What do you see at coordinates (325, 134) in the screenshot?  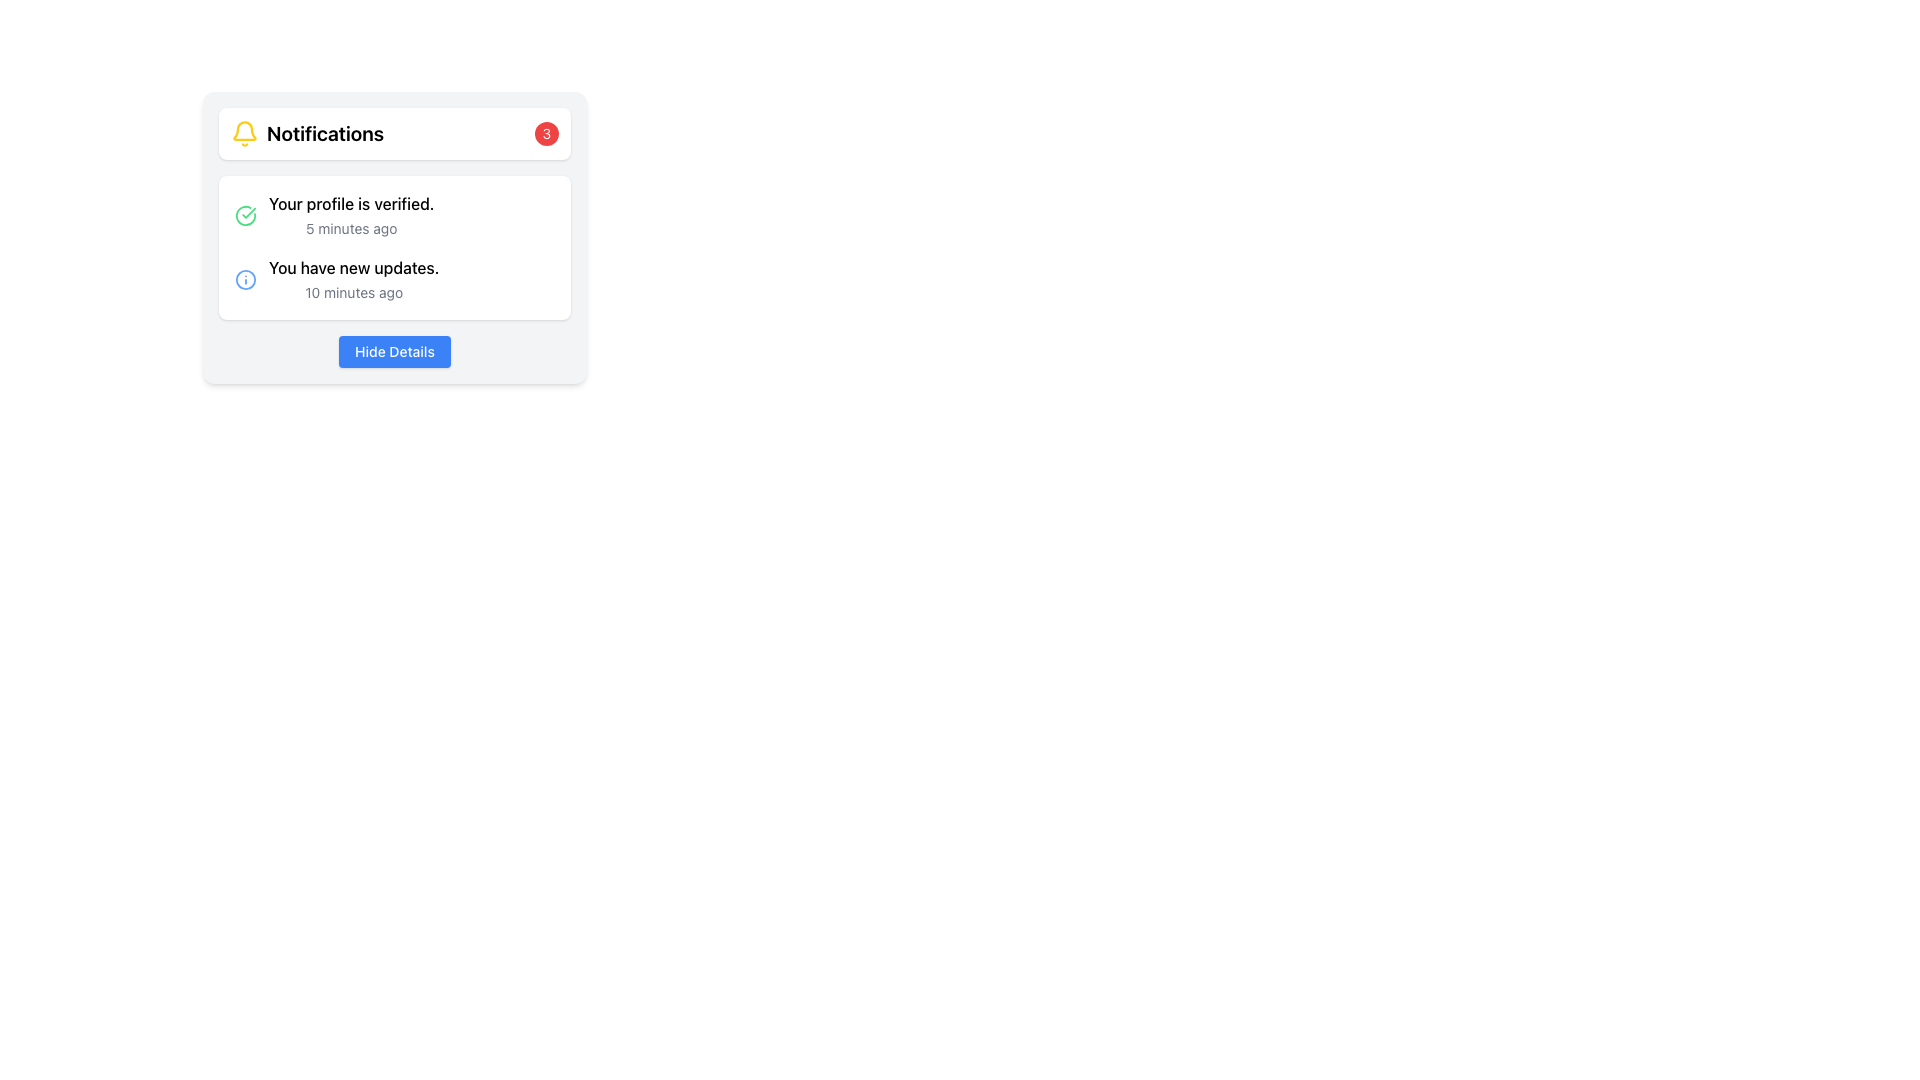 I see `title of the notification section, which is positioned at the top of the notification card, centered between a yellow bell icon and a red badge with the number '3'` at bounding box center [325, 134].